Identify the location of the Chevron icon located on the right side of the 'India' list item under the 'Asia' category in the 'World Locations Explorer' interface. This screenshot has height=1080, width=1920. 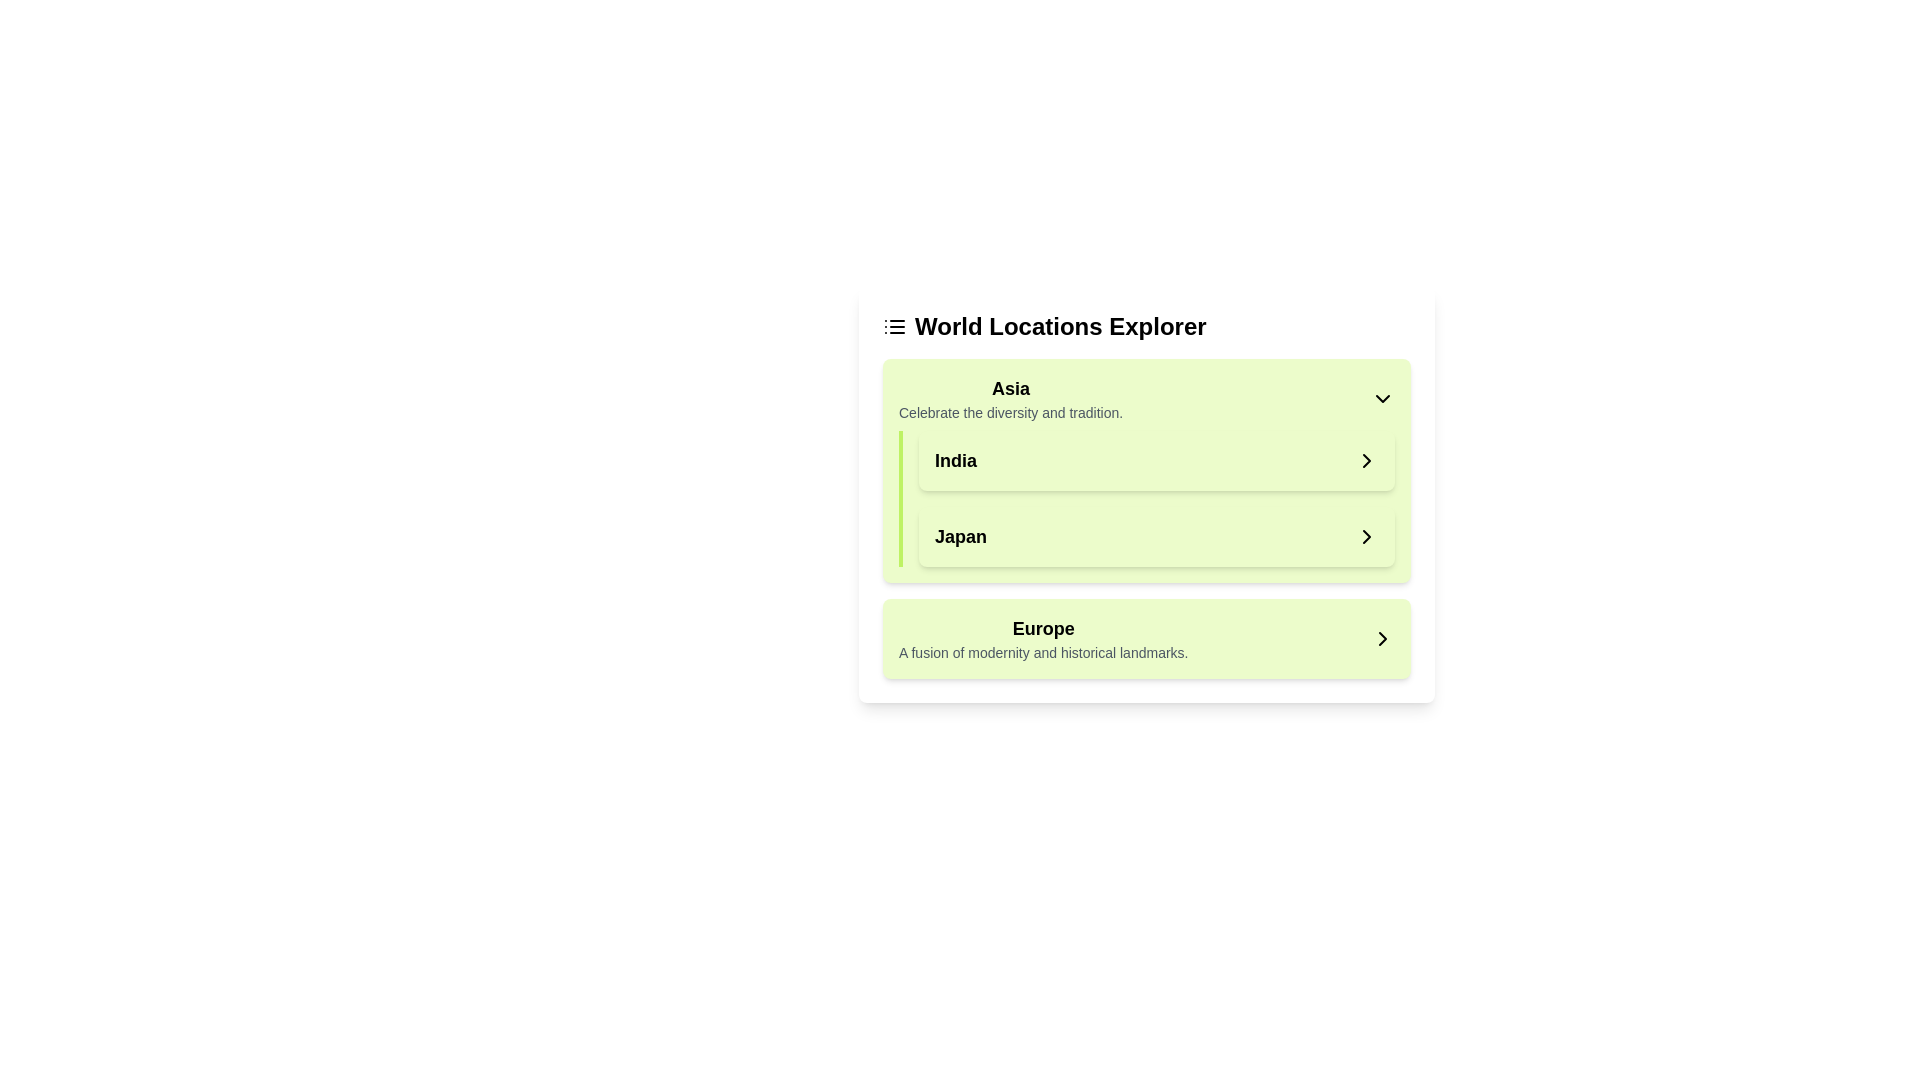
(1366, 461).